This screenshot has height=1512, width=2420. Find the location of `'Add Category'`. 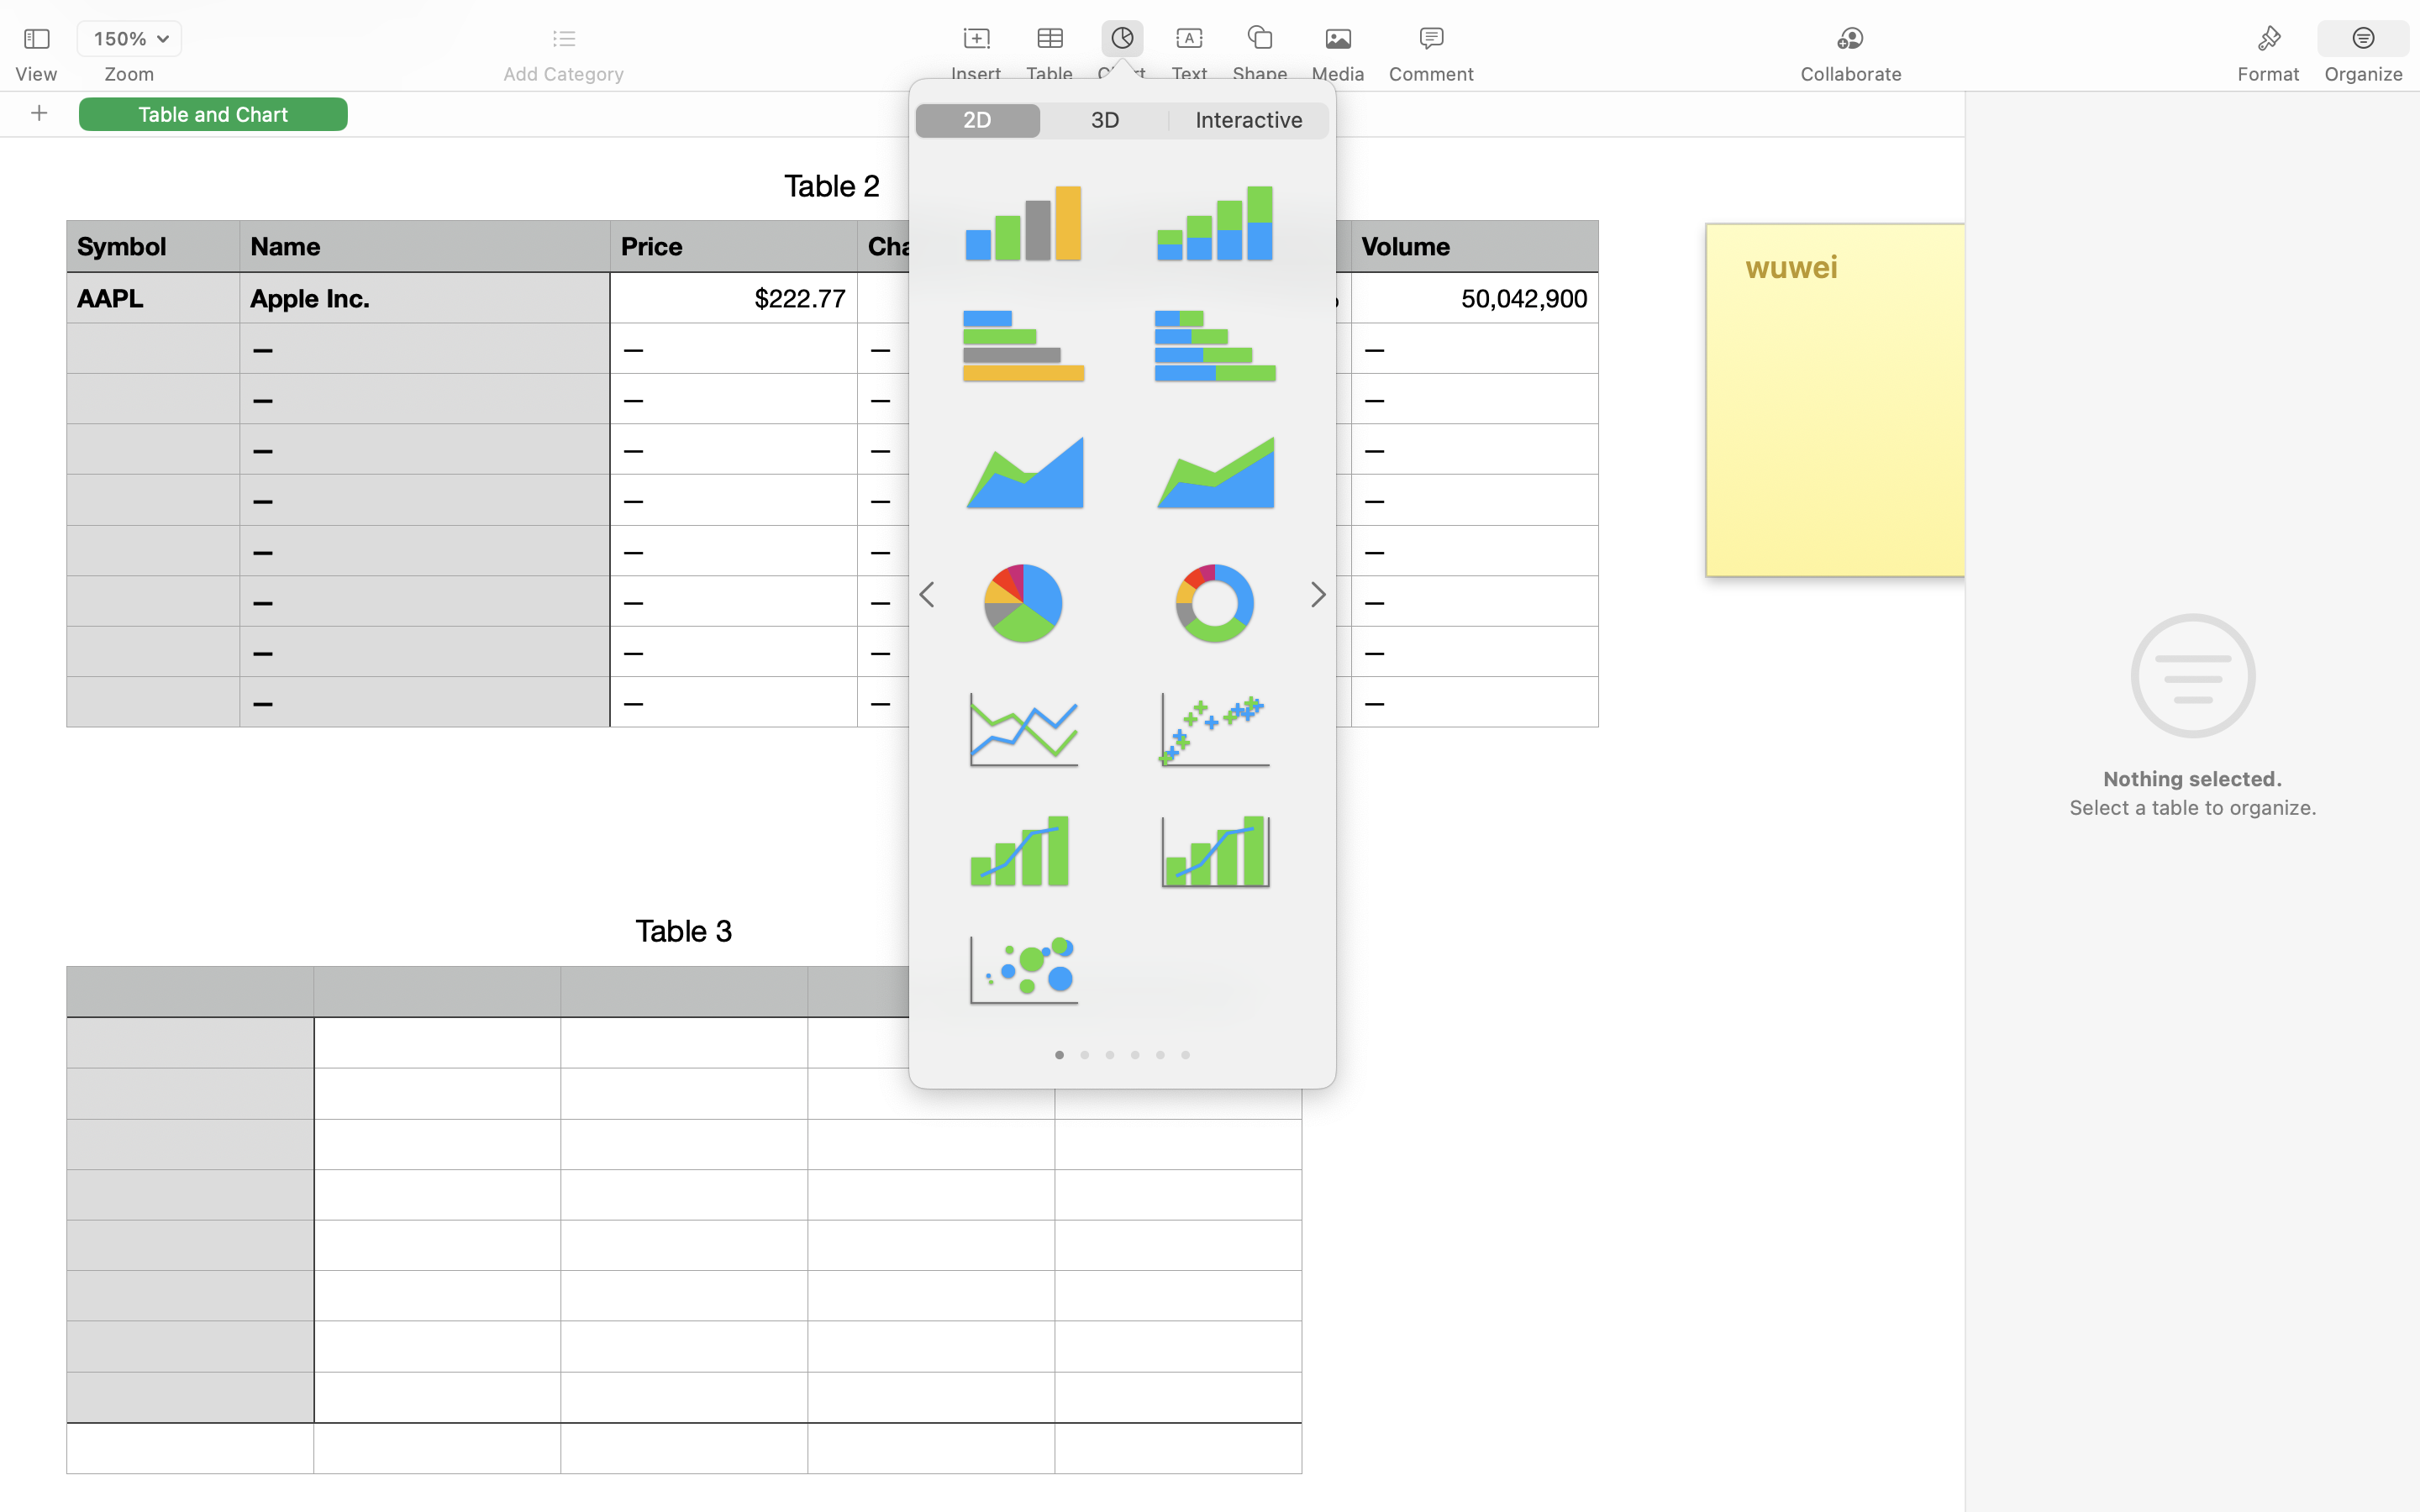

'Add Category' is located at coordinates (561, 74).